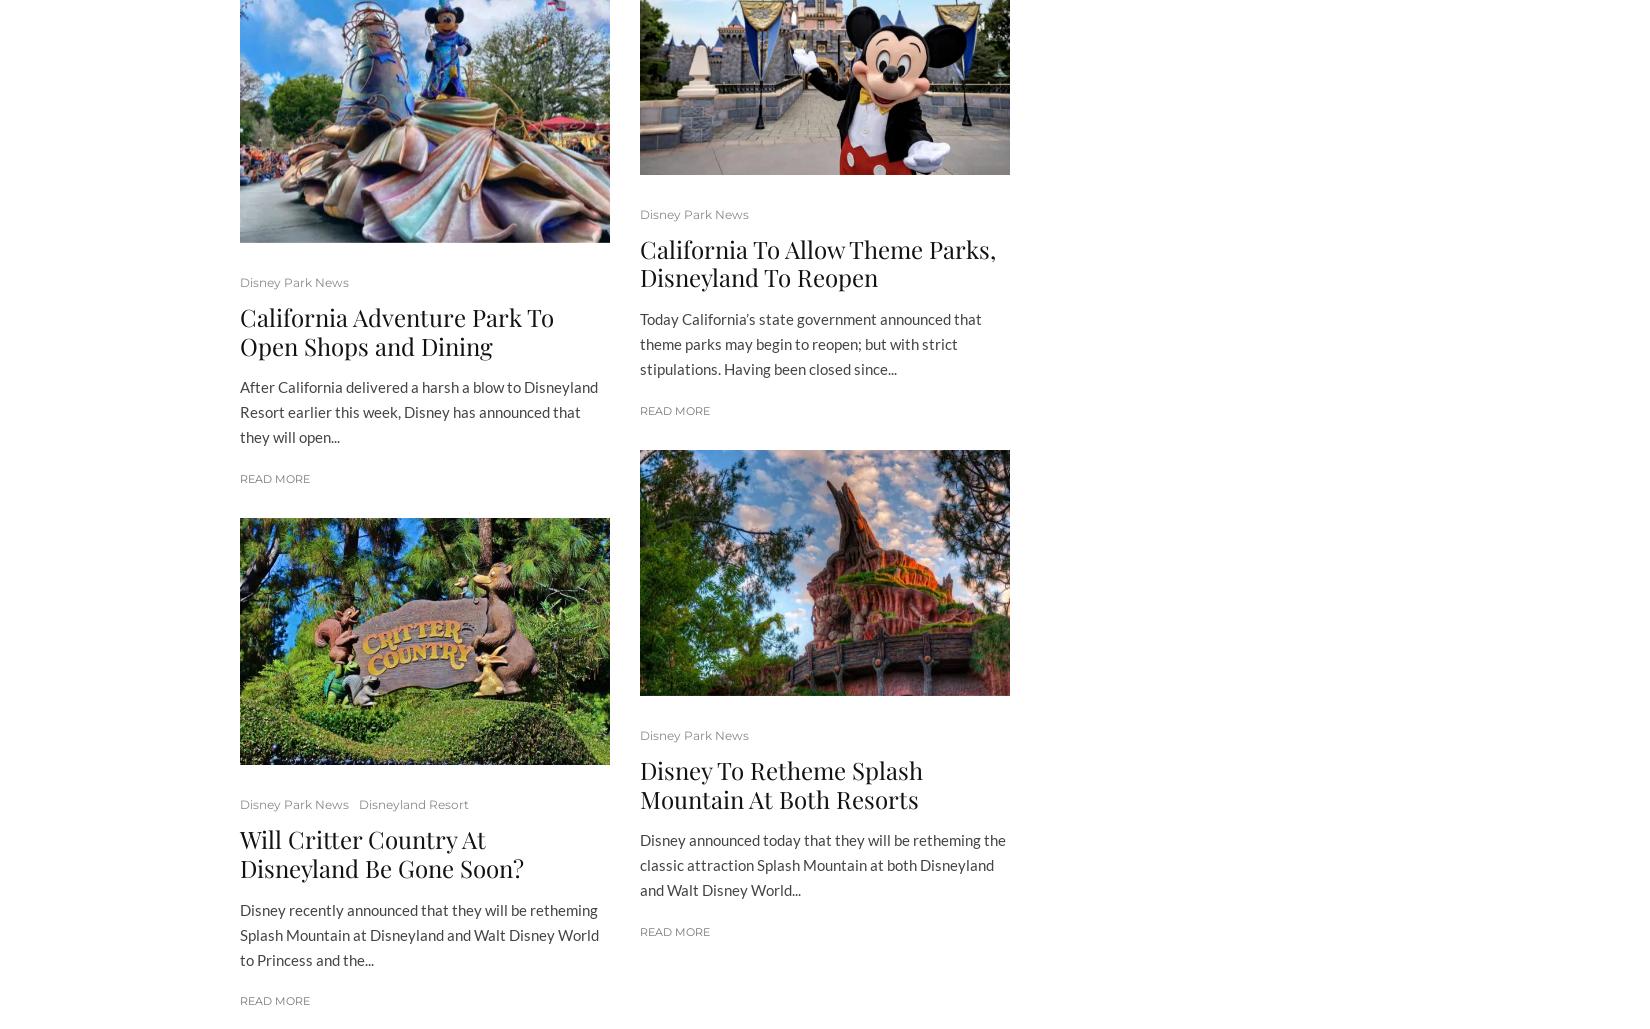 The image size is (1650, 1029). Describe the element at coordinates (809, 343) in the screenshot. I see `'Today California’s state government announced that theme parks may begin to reopen; but with strict stipulations. Having been closed since...'` at that location.